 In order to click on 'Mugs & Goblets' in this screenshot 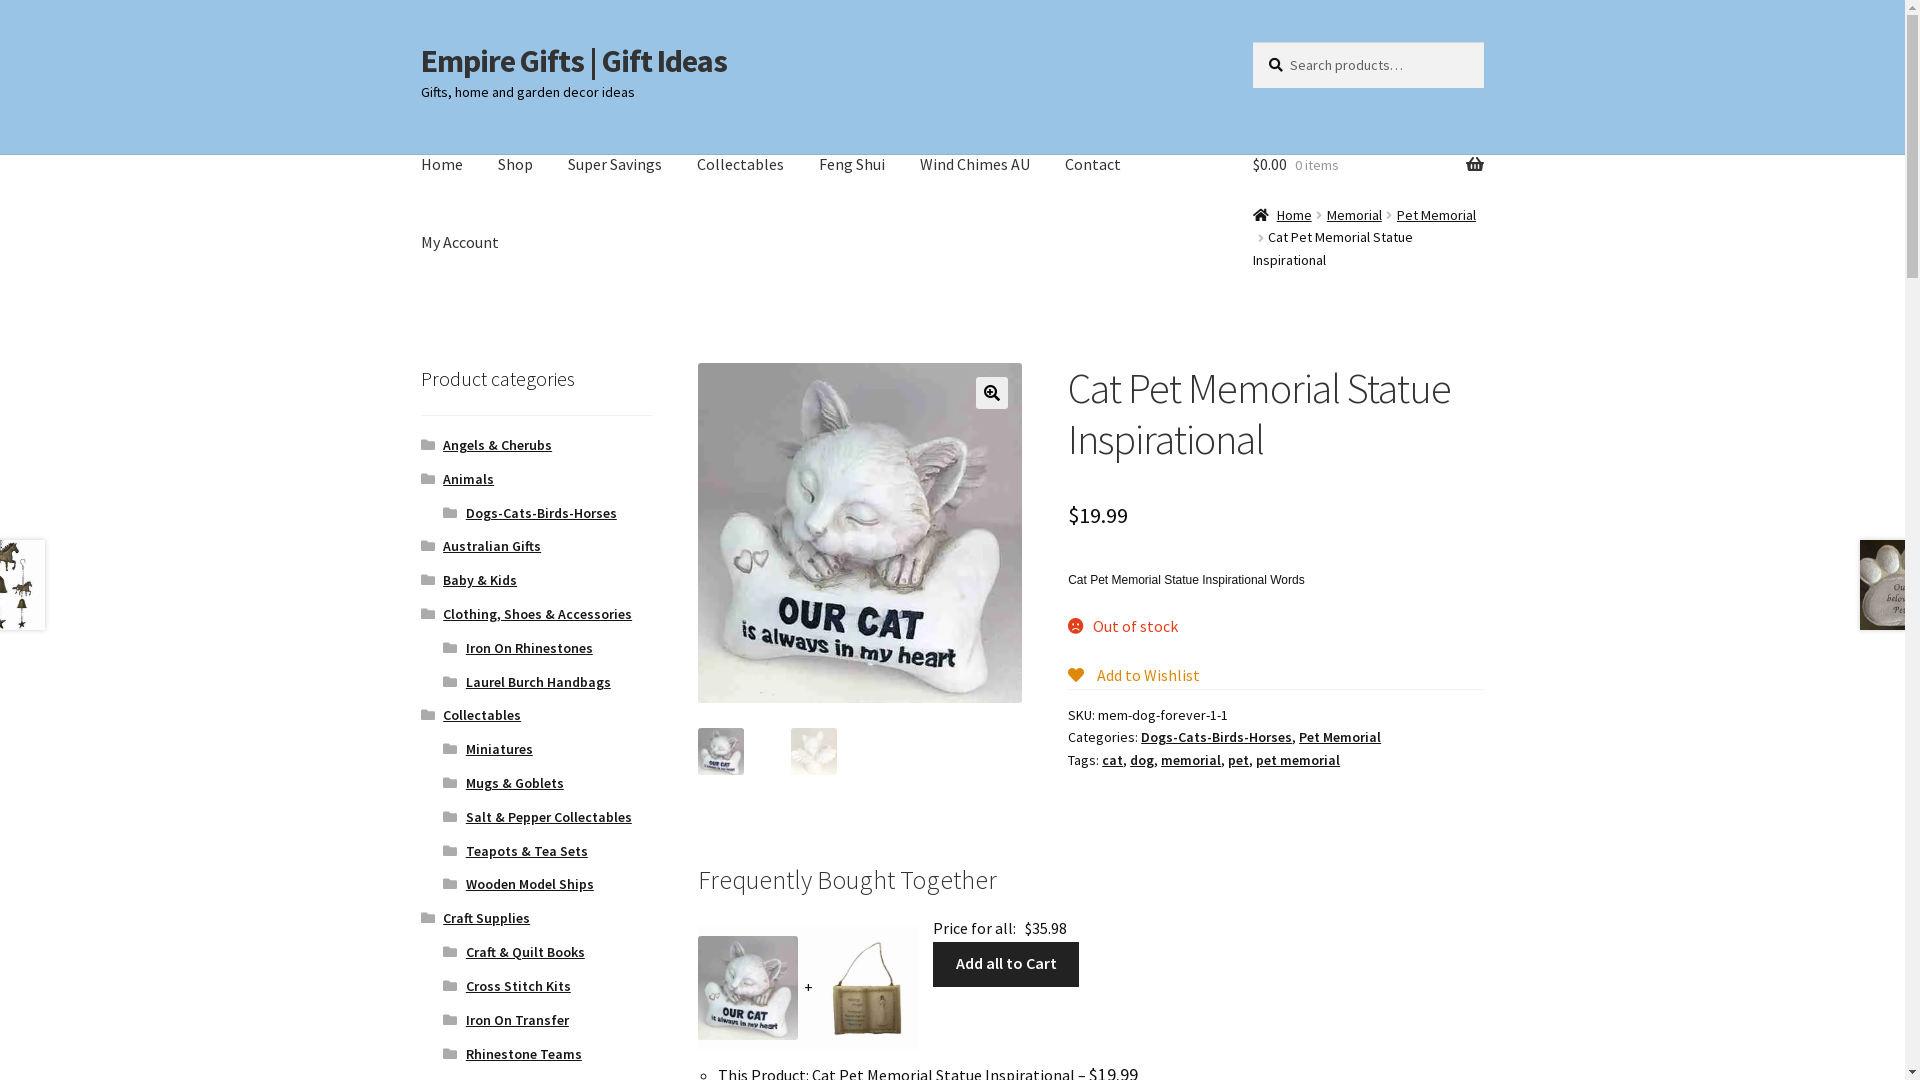, I will do `click(464, 782)`.